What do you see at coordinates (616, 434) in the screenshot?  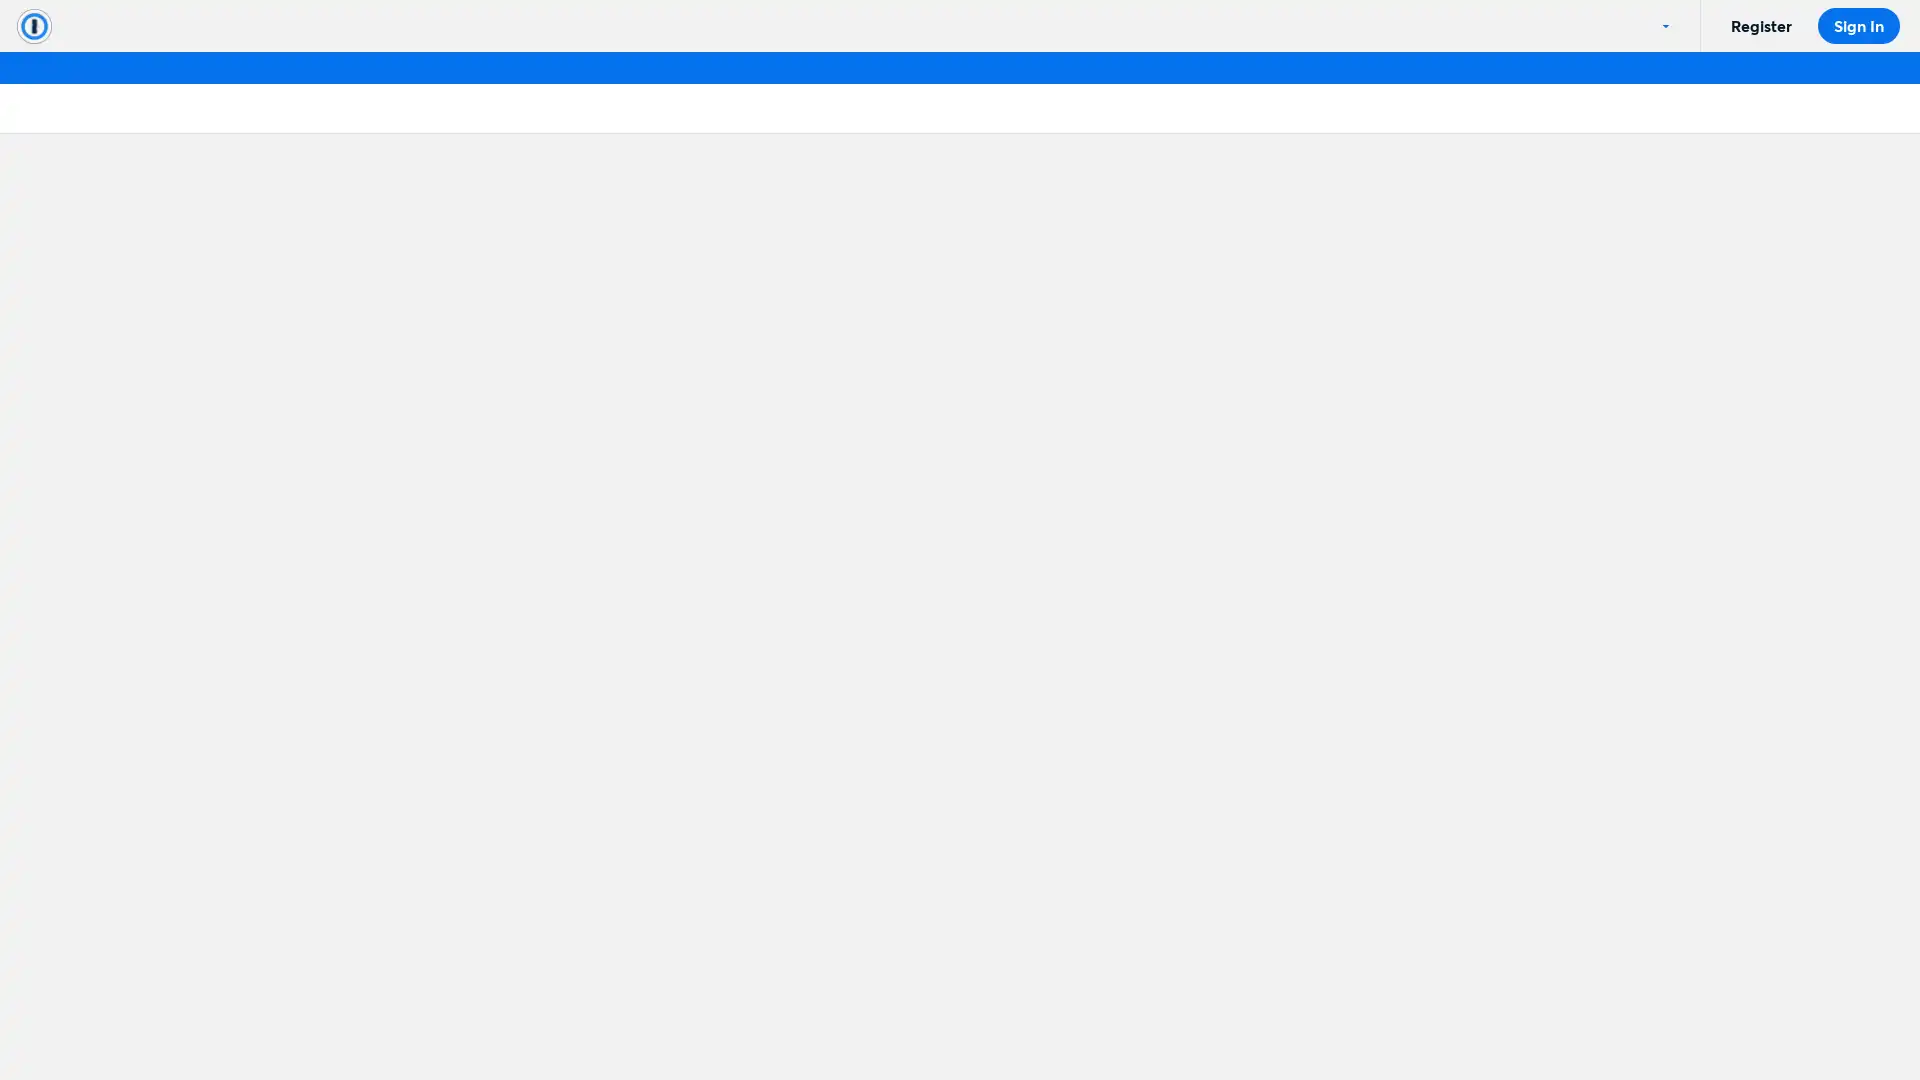 I see `Search` at bounding box center [616, 434].